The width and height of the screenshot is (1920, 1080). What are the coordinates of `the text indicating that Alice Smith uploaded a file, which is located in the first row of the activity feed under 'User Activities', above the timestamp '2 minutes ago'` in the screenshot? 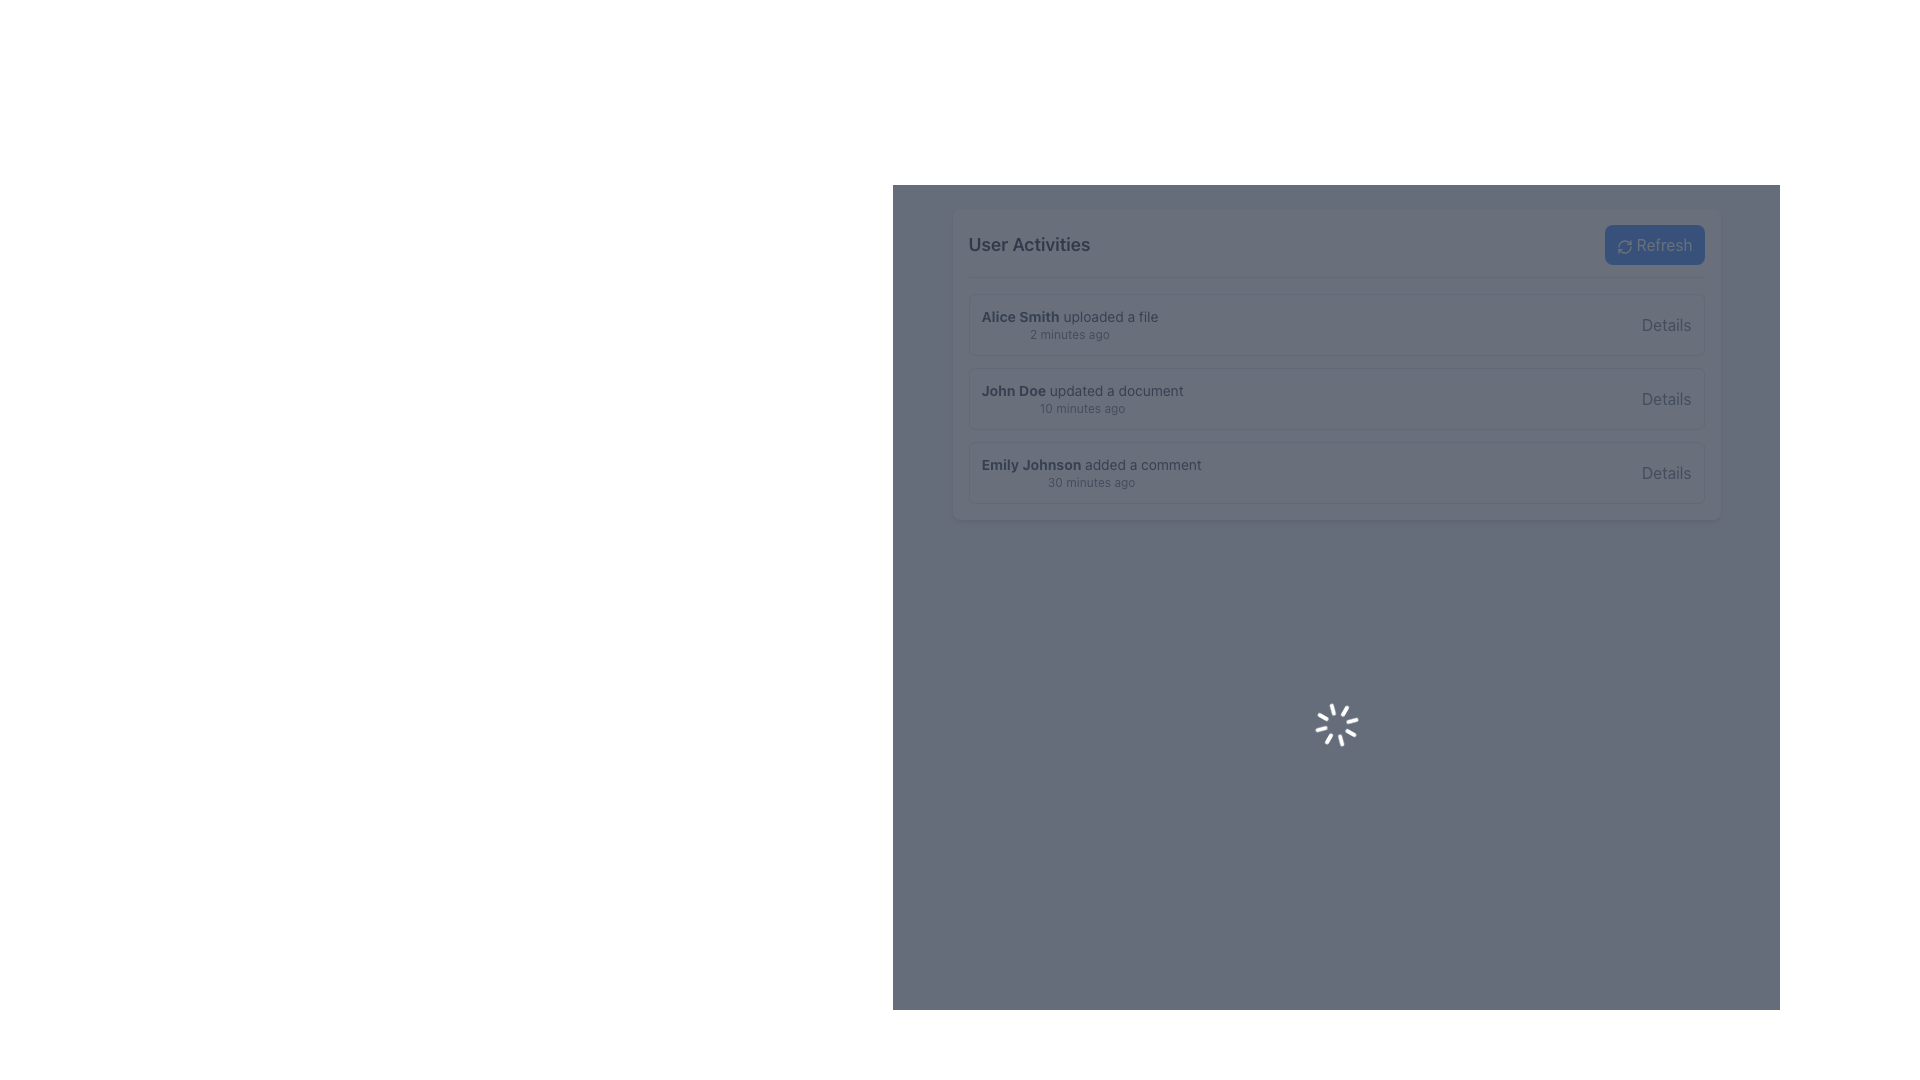 It's located at (1068, 315).